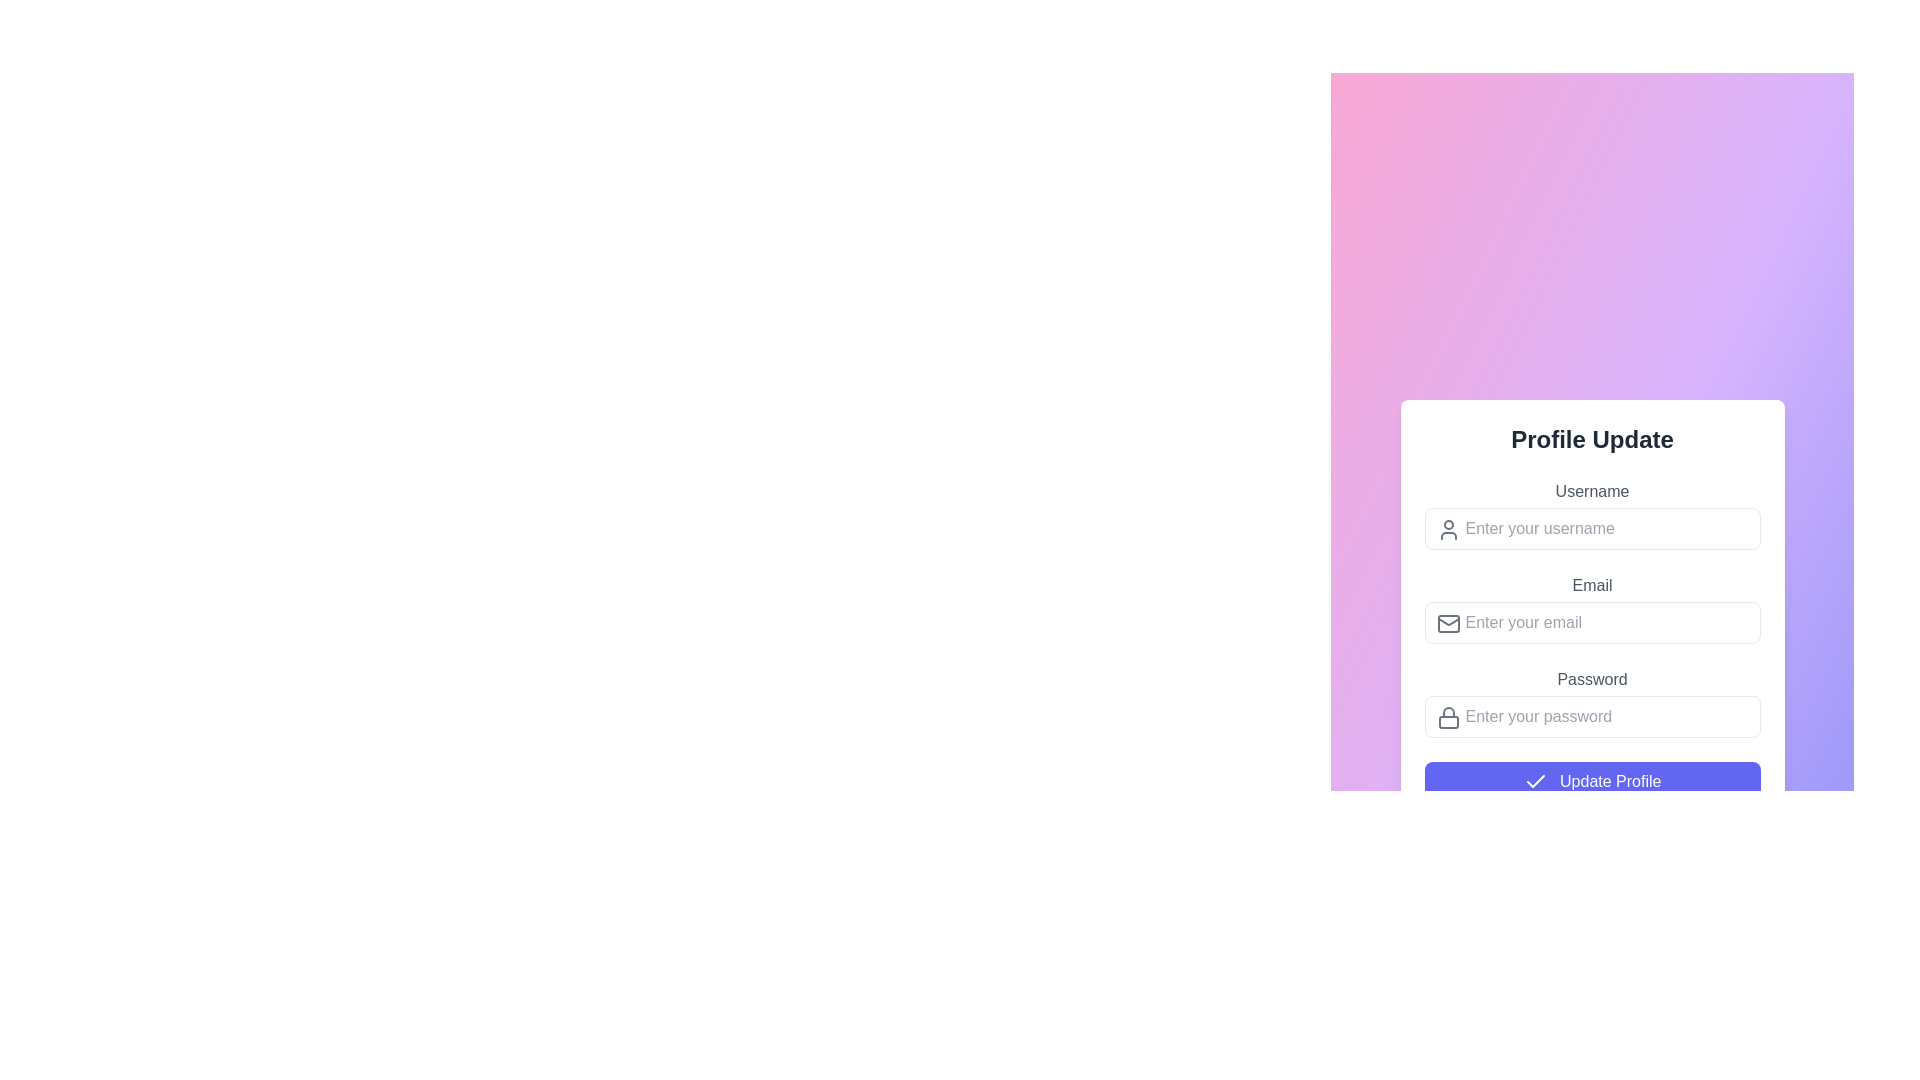  I want to click on the confirmation checkmark icon located to the left of the 'Update Profile' button, which signifies approval and submission, so click(1534, 781).